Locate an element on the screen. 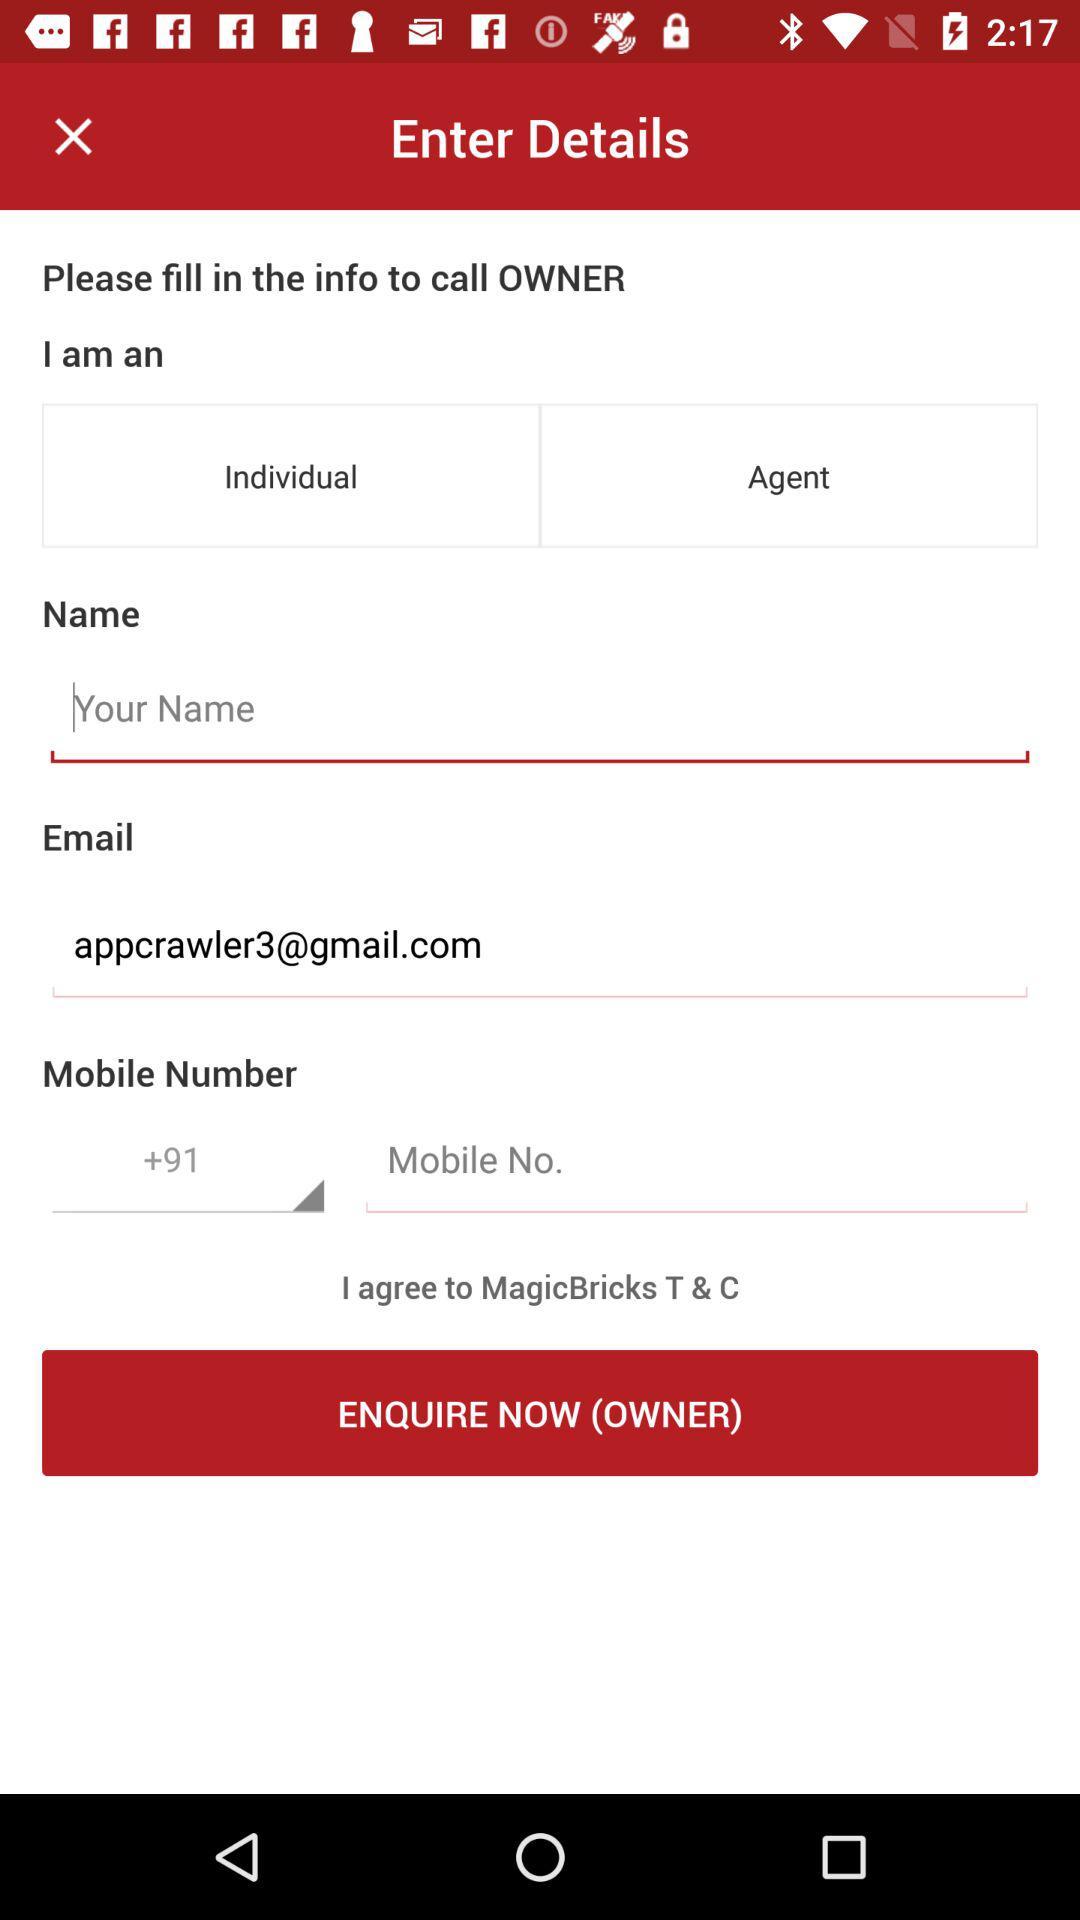 The image size is (1080, 1920). appcrawler3@gmail.com item is located at coordinates (540, 944).